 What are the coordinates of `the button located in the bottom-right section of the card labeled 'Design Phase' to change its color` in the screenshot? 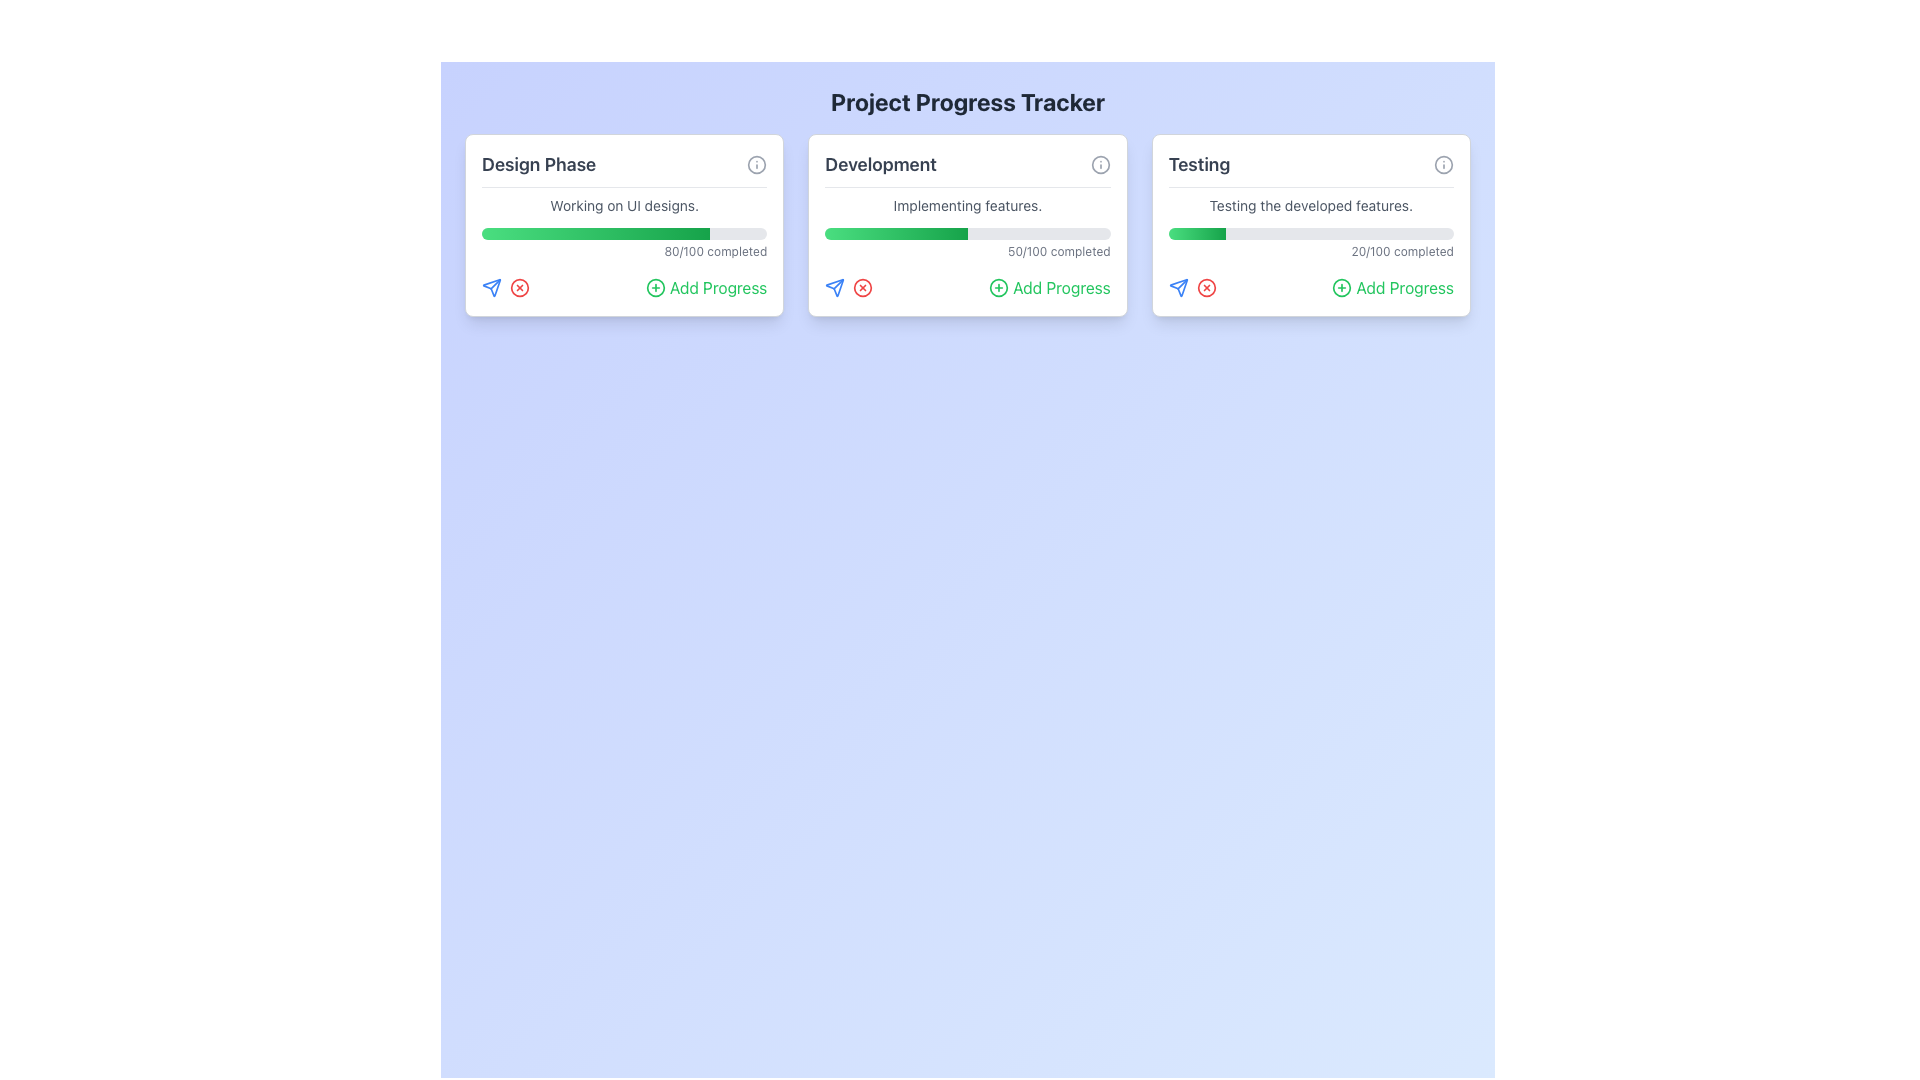 It's located at (623, 288).